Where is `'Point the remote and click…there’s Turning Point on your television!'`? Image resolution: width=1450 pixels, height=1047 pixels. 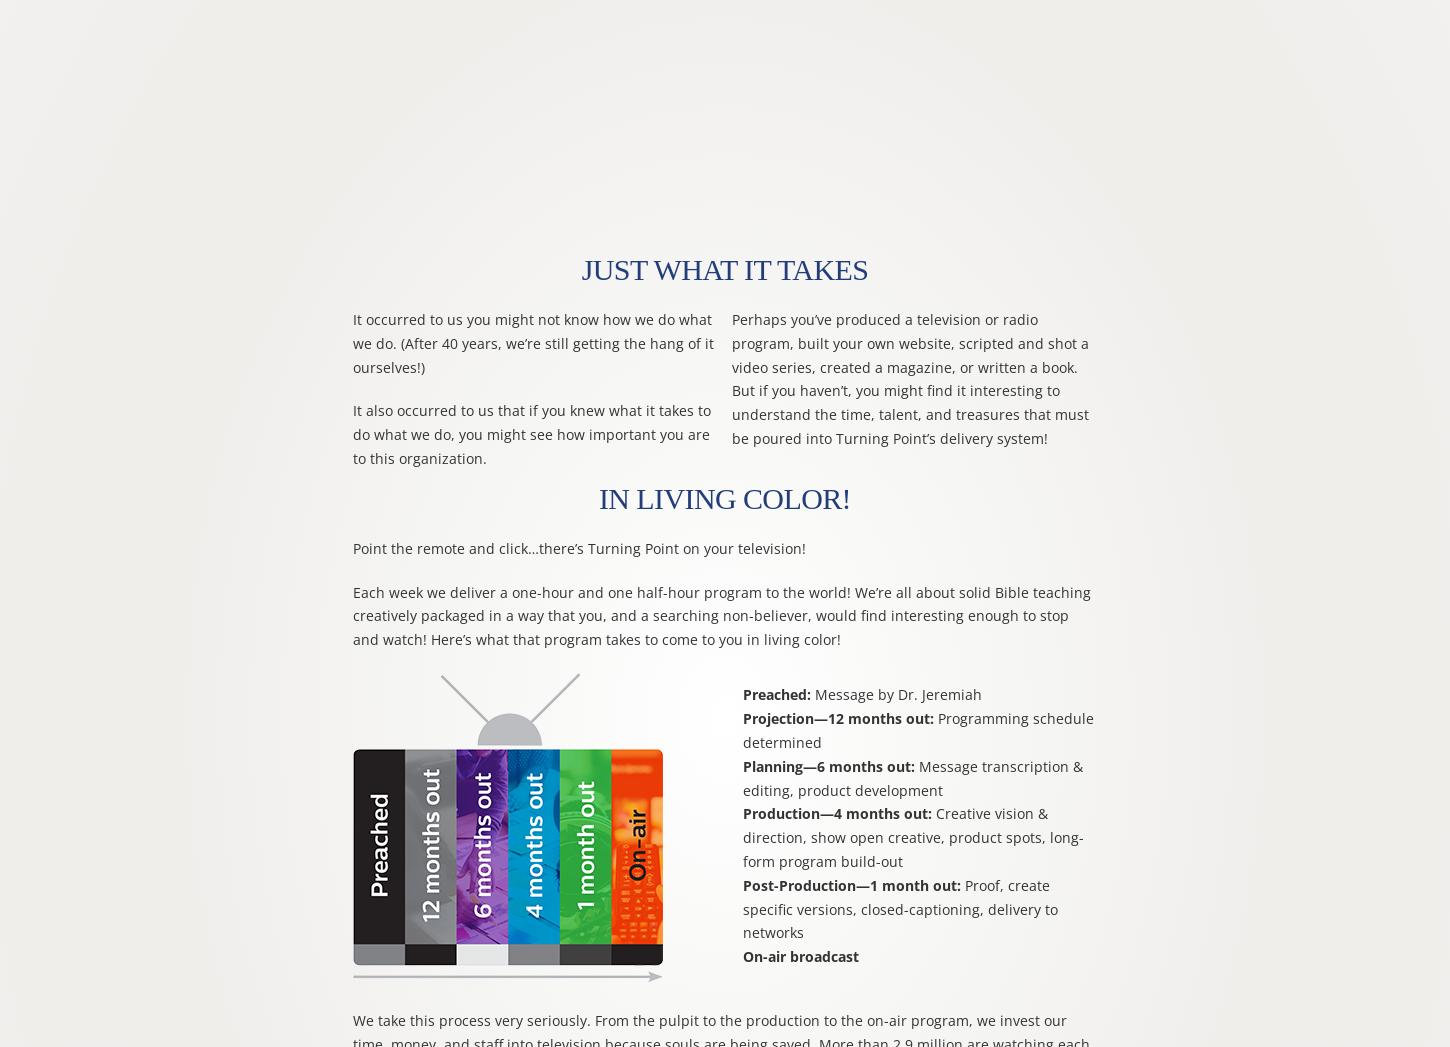
'Point the remote and click…there’s Turning Point on your television!' is located at coordinates (578, 547).